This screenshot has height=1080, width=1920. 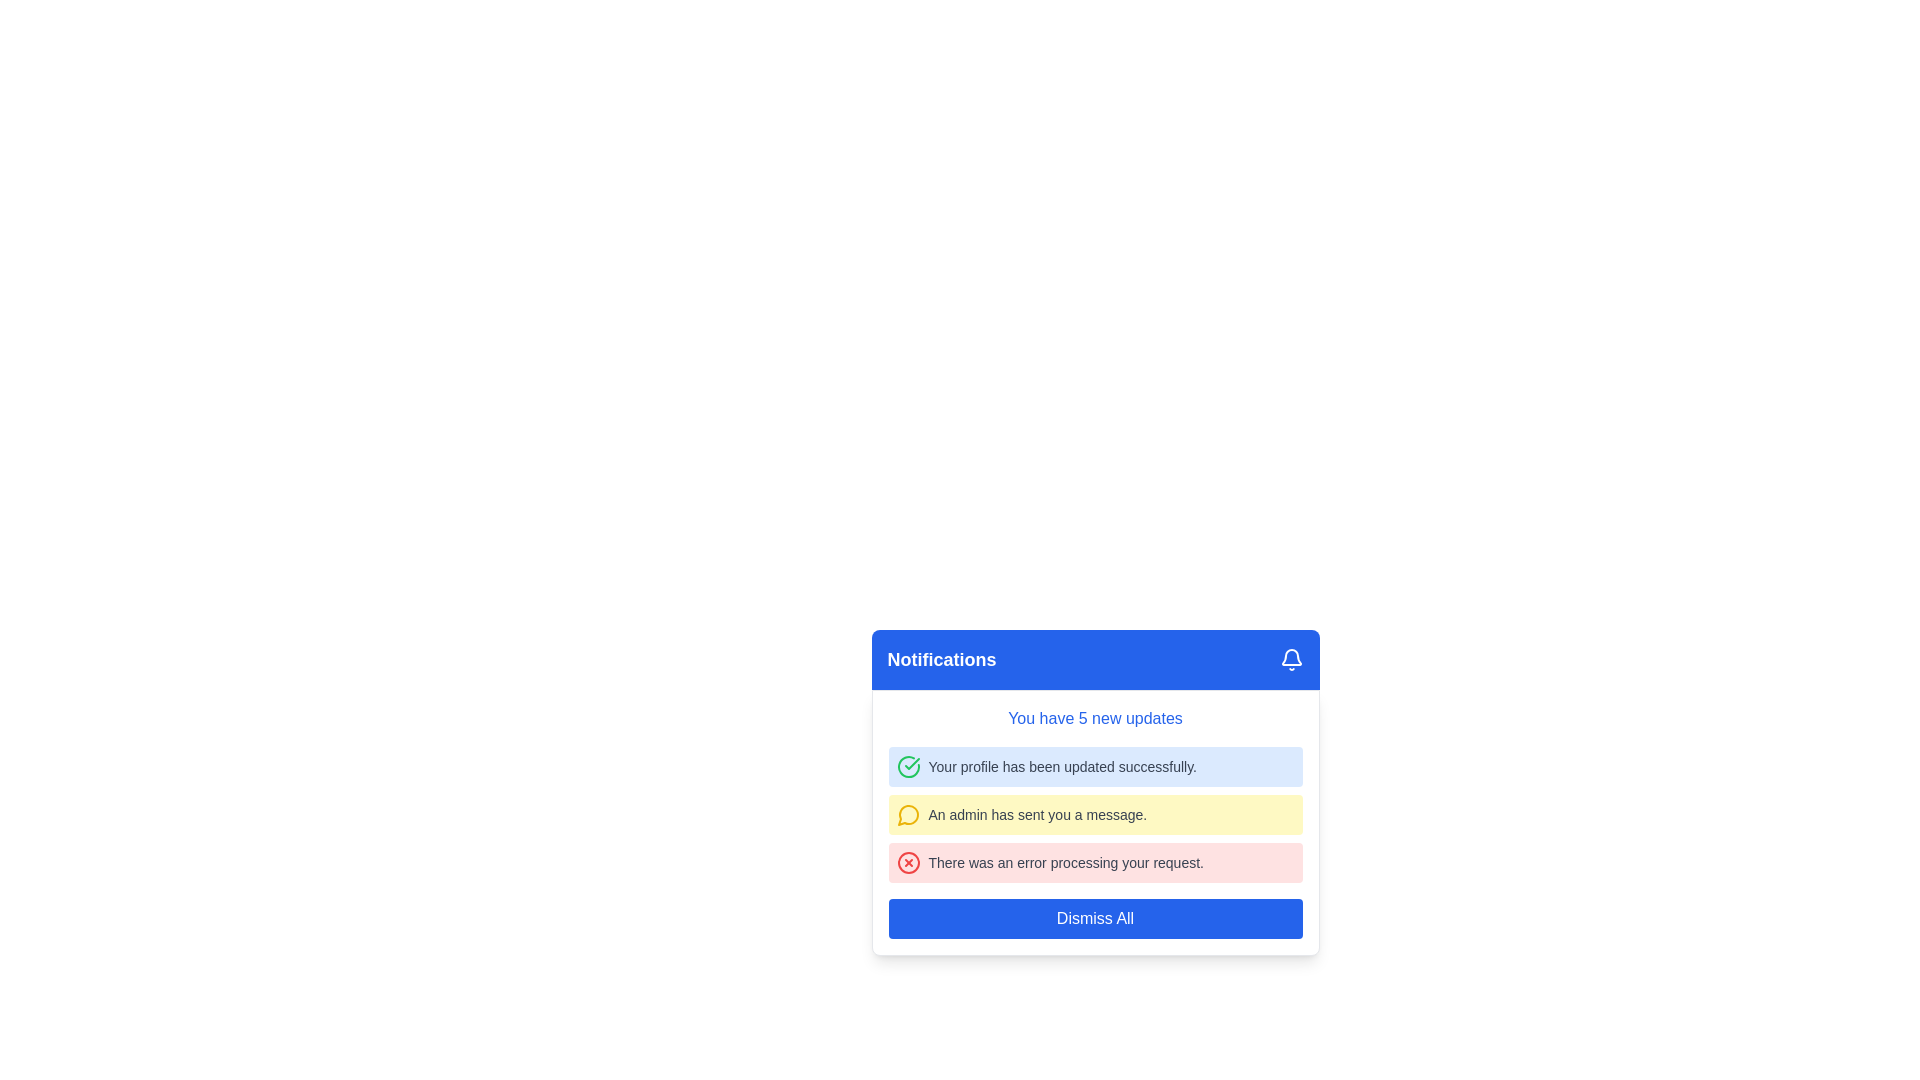 What do you see at coordinates (1061, 766) in the screenshot?
I see `the text label that reads 'Your profile has been updated successfully.' in the first notification slot of the 'Notifications' panel, which is styled in gray within a light blue area` at bounding box center [1061, 766].